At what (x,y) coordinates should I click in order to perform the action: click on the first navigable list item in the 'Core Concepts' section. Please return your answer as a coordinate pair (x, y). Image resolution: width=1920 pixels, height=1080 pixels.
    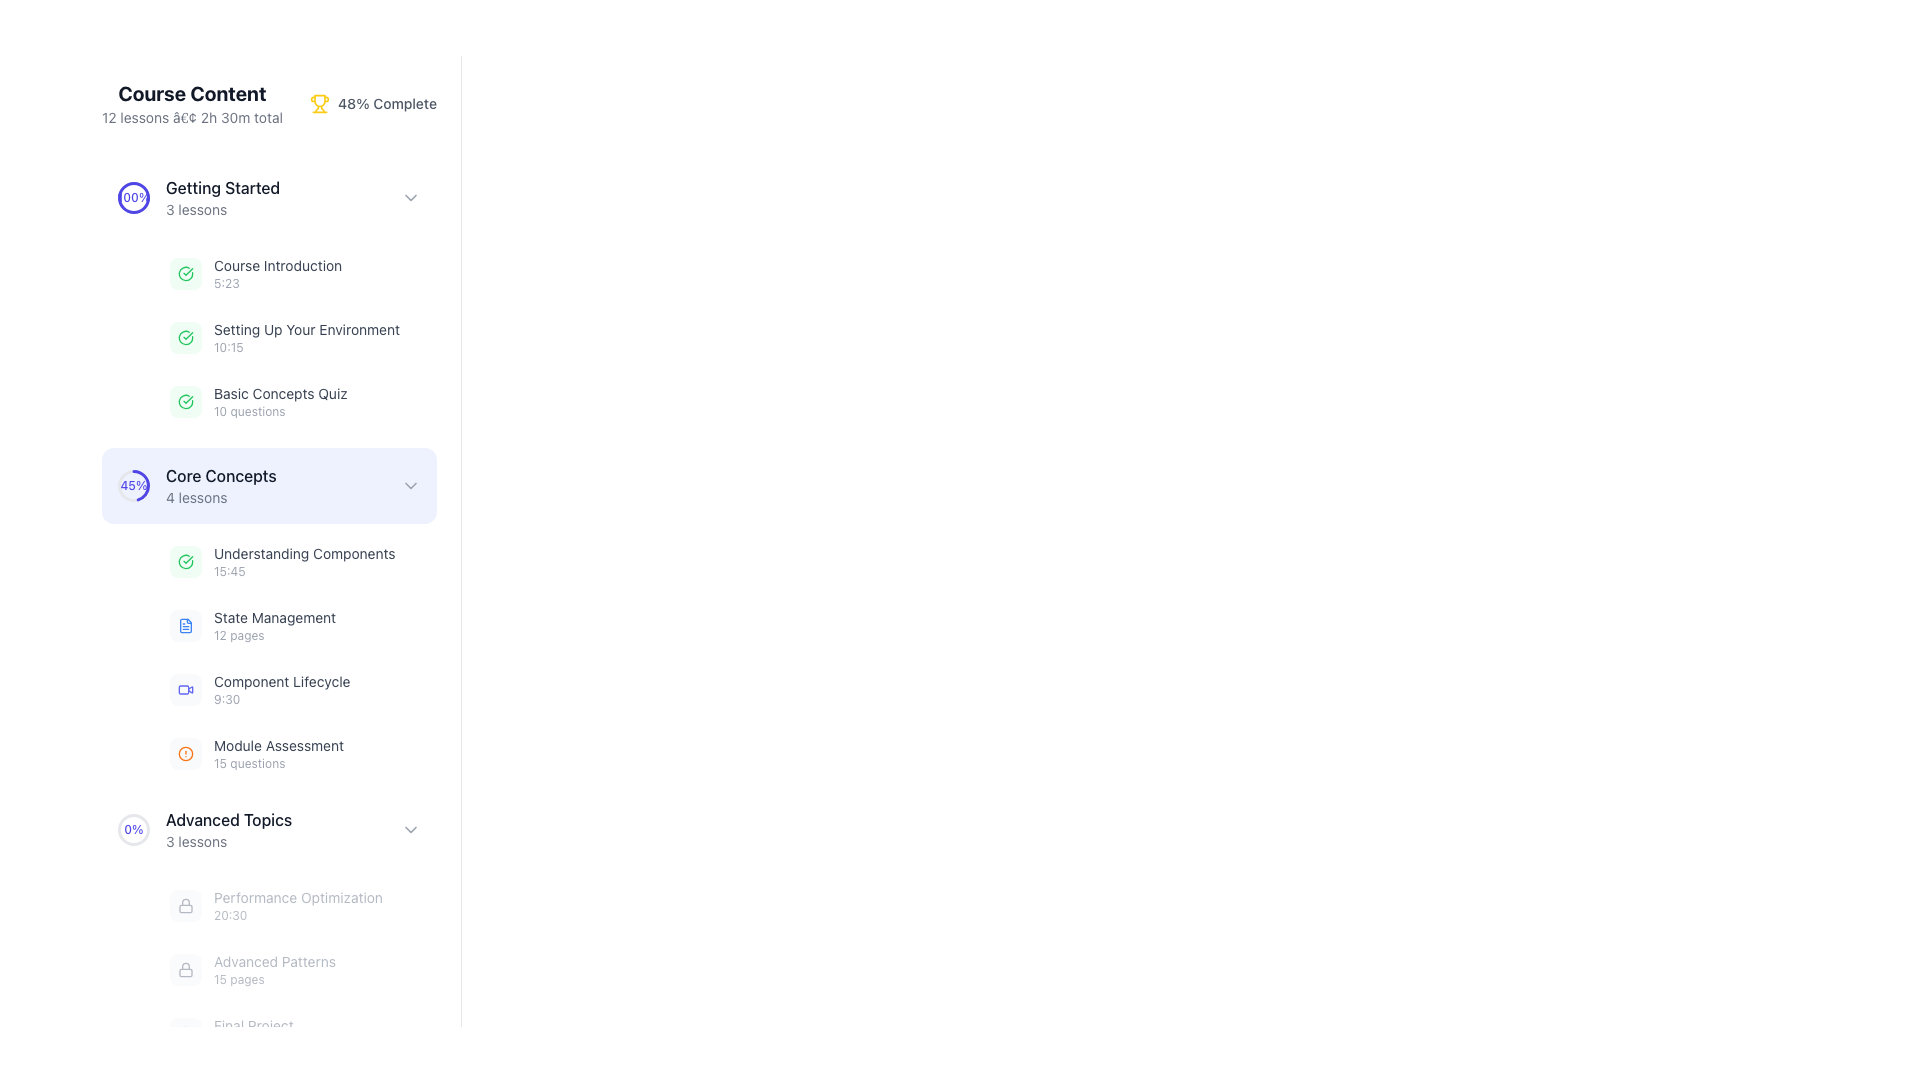
    Looking at the image, I should click on (296, 562).